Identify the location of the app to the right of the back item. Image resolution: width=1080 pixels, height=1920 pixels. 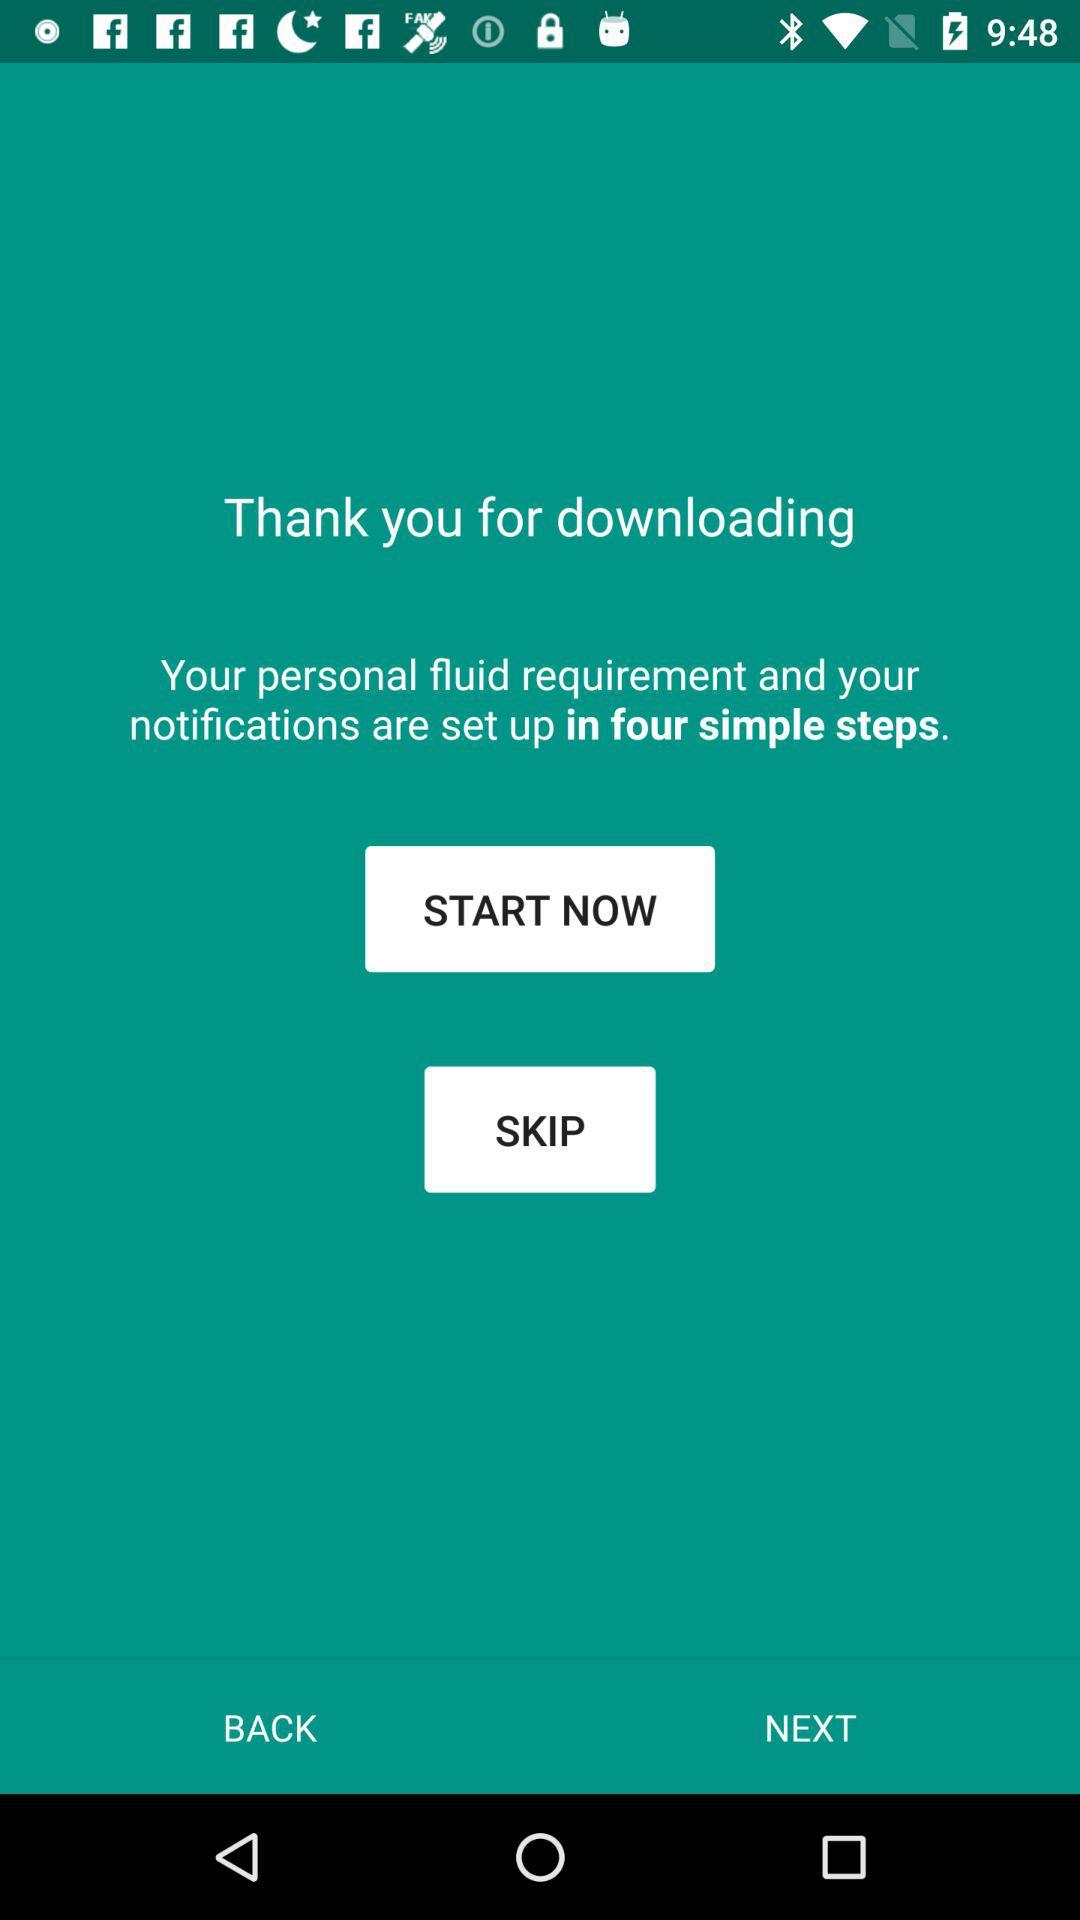
(810, 1726).